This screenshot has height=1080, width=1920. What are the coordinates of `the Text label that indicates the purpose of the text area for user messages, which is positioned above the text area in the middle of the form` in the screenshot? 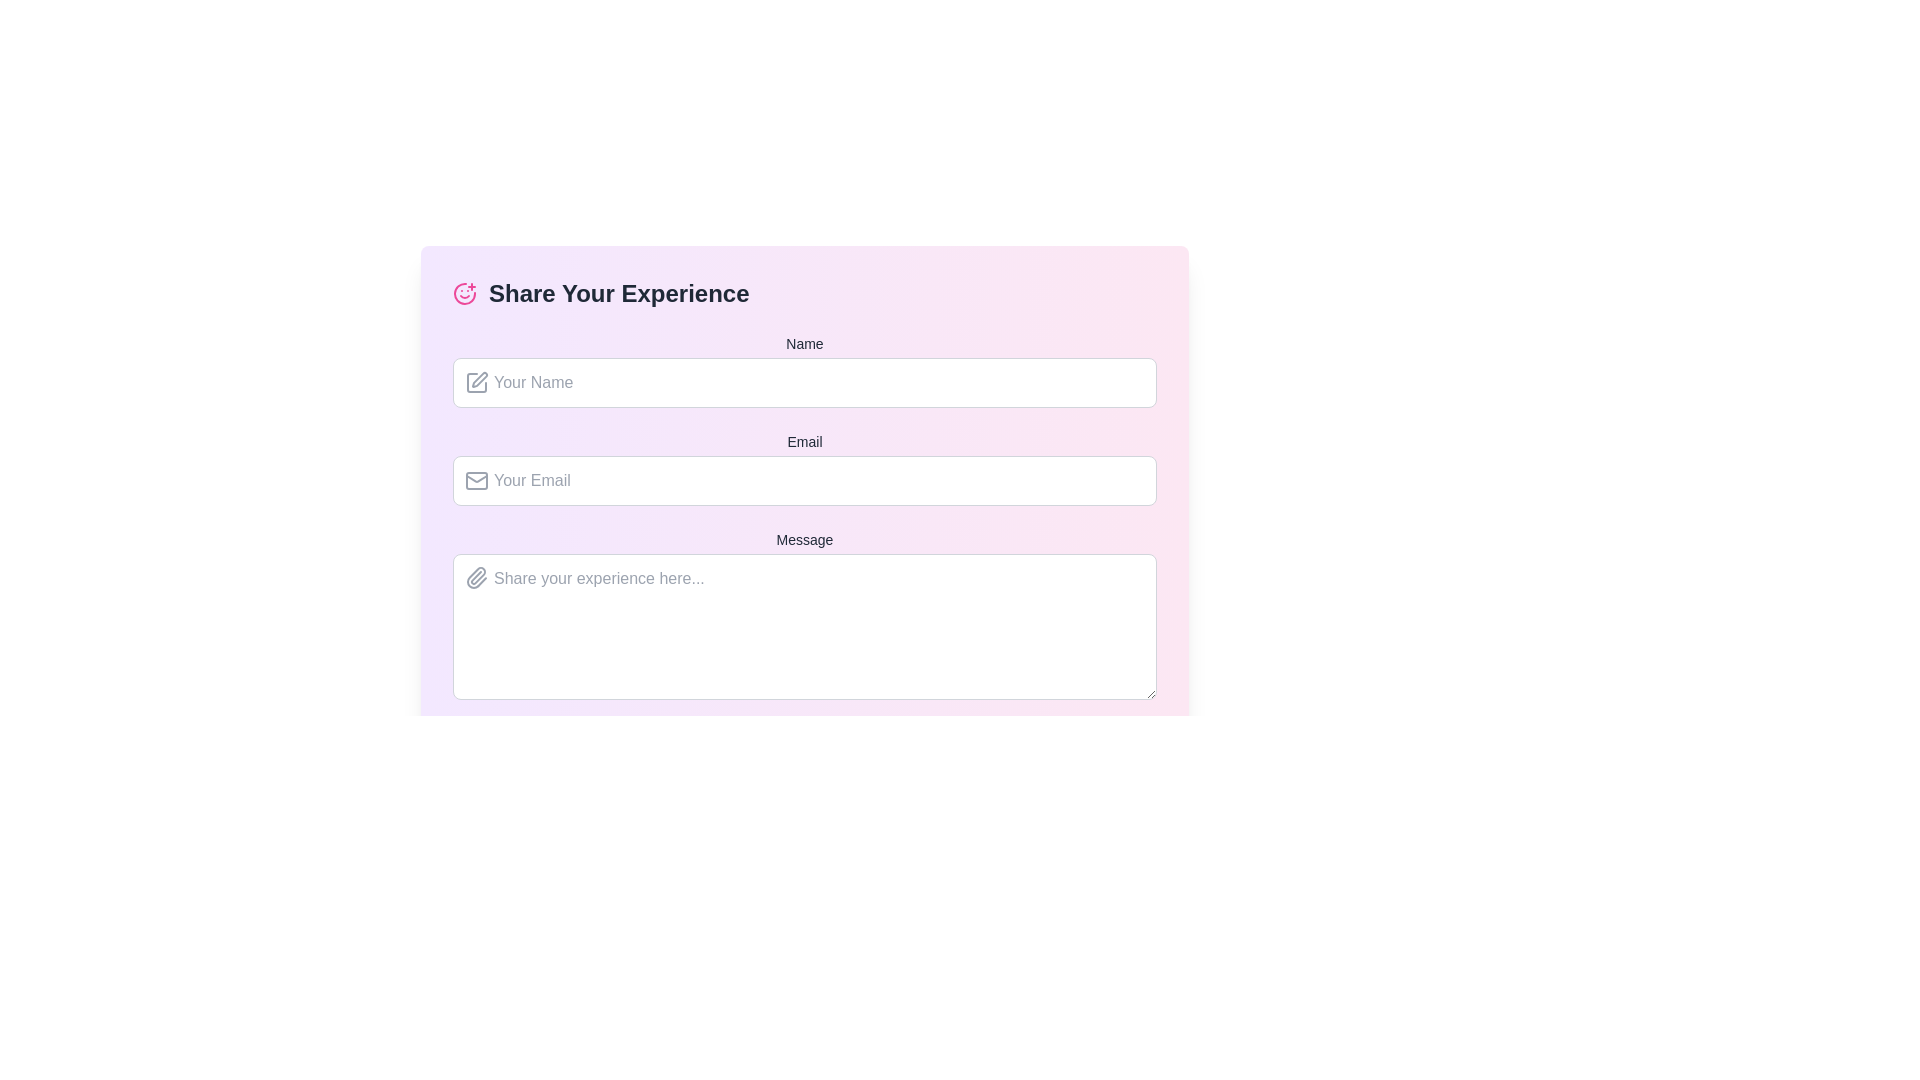 It's located at (805, 540).